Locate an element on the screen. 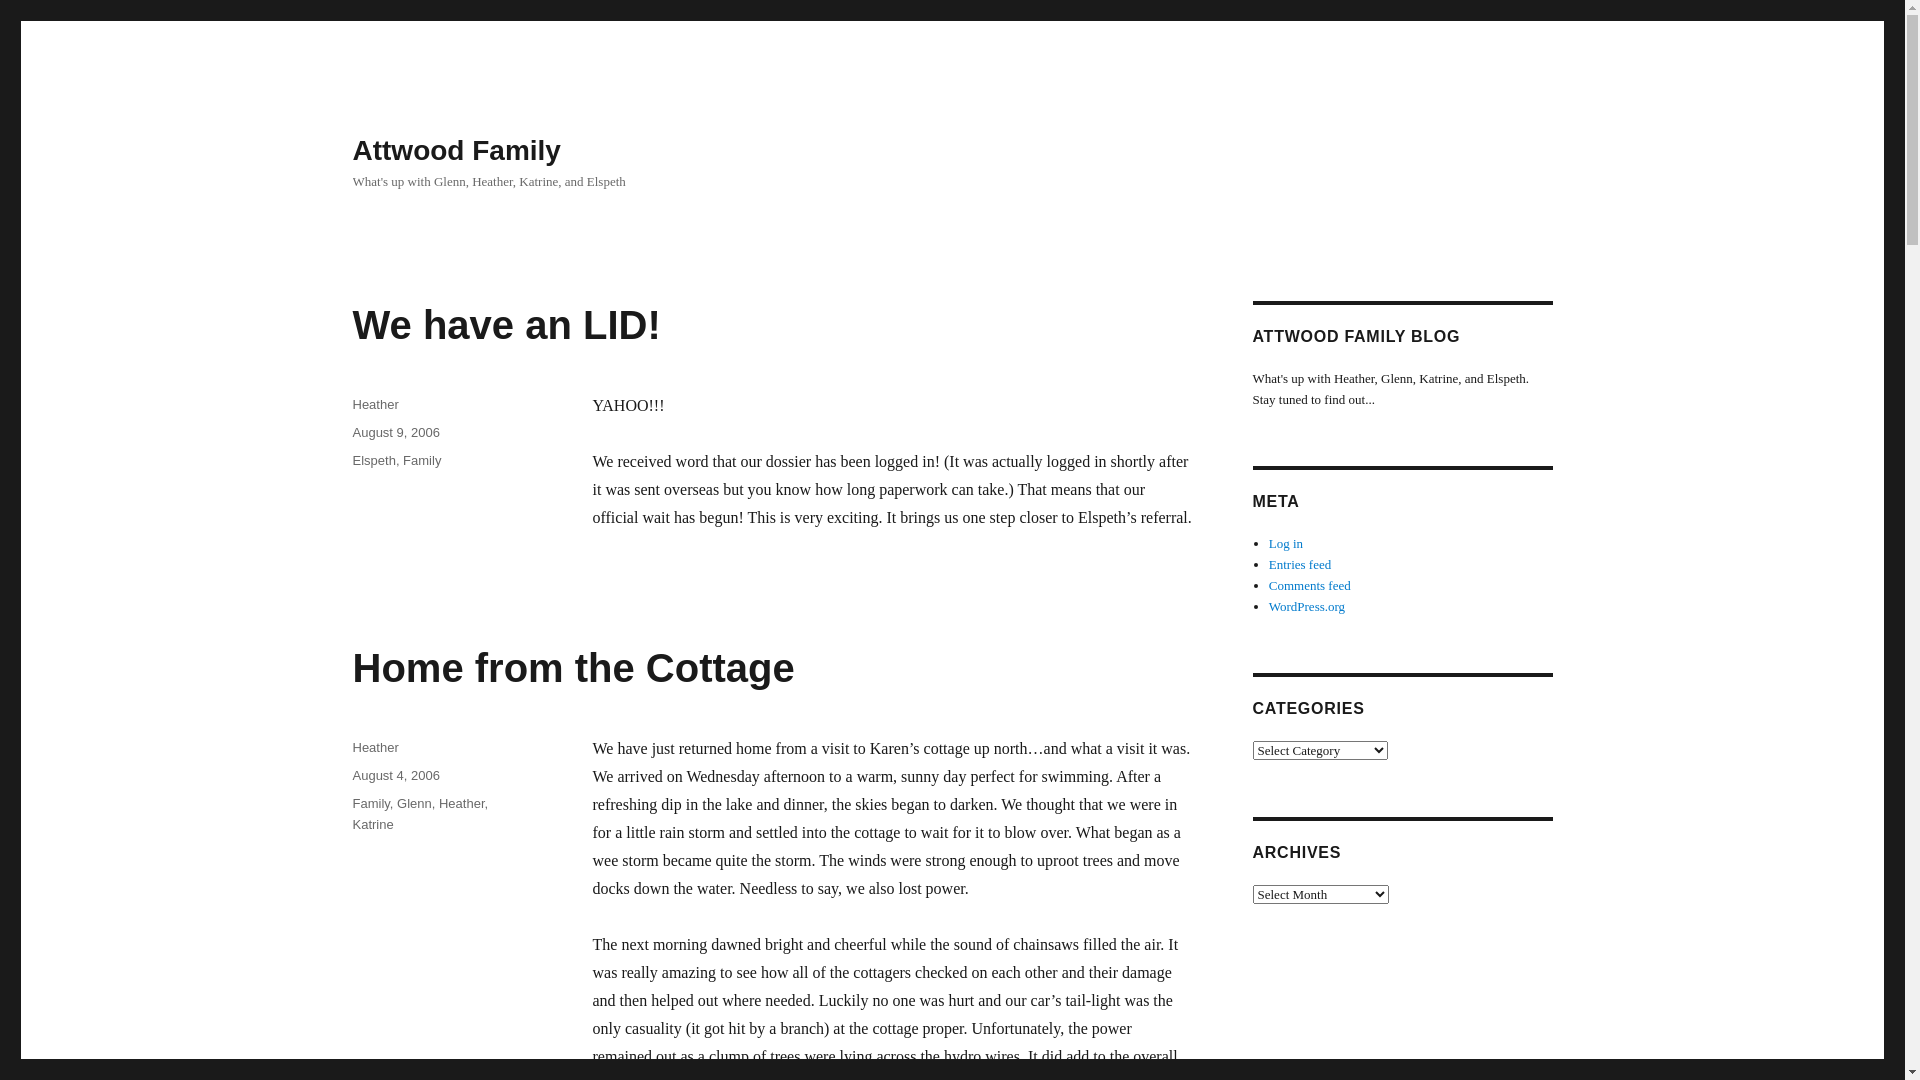 The height and width of the screenshot is (1080, 1920). 'Entries feed' is located at coordinates (1300, 564).